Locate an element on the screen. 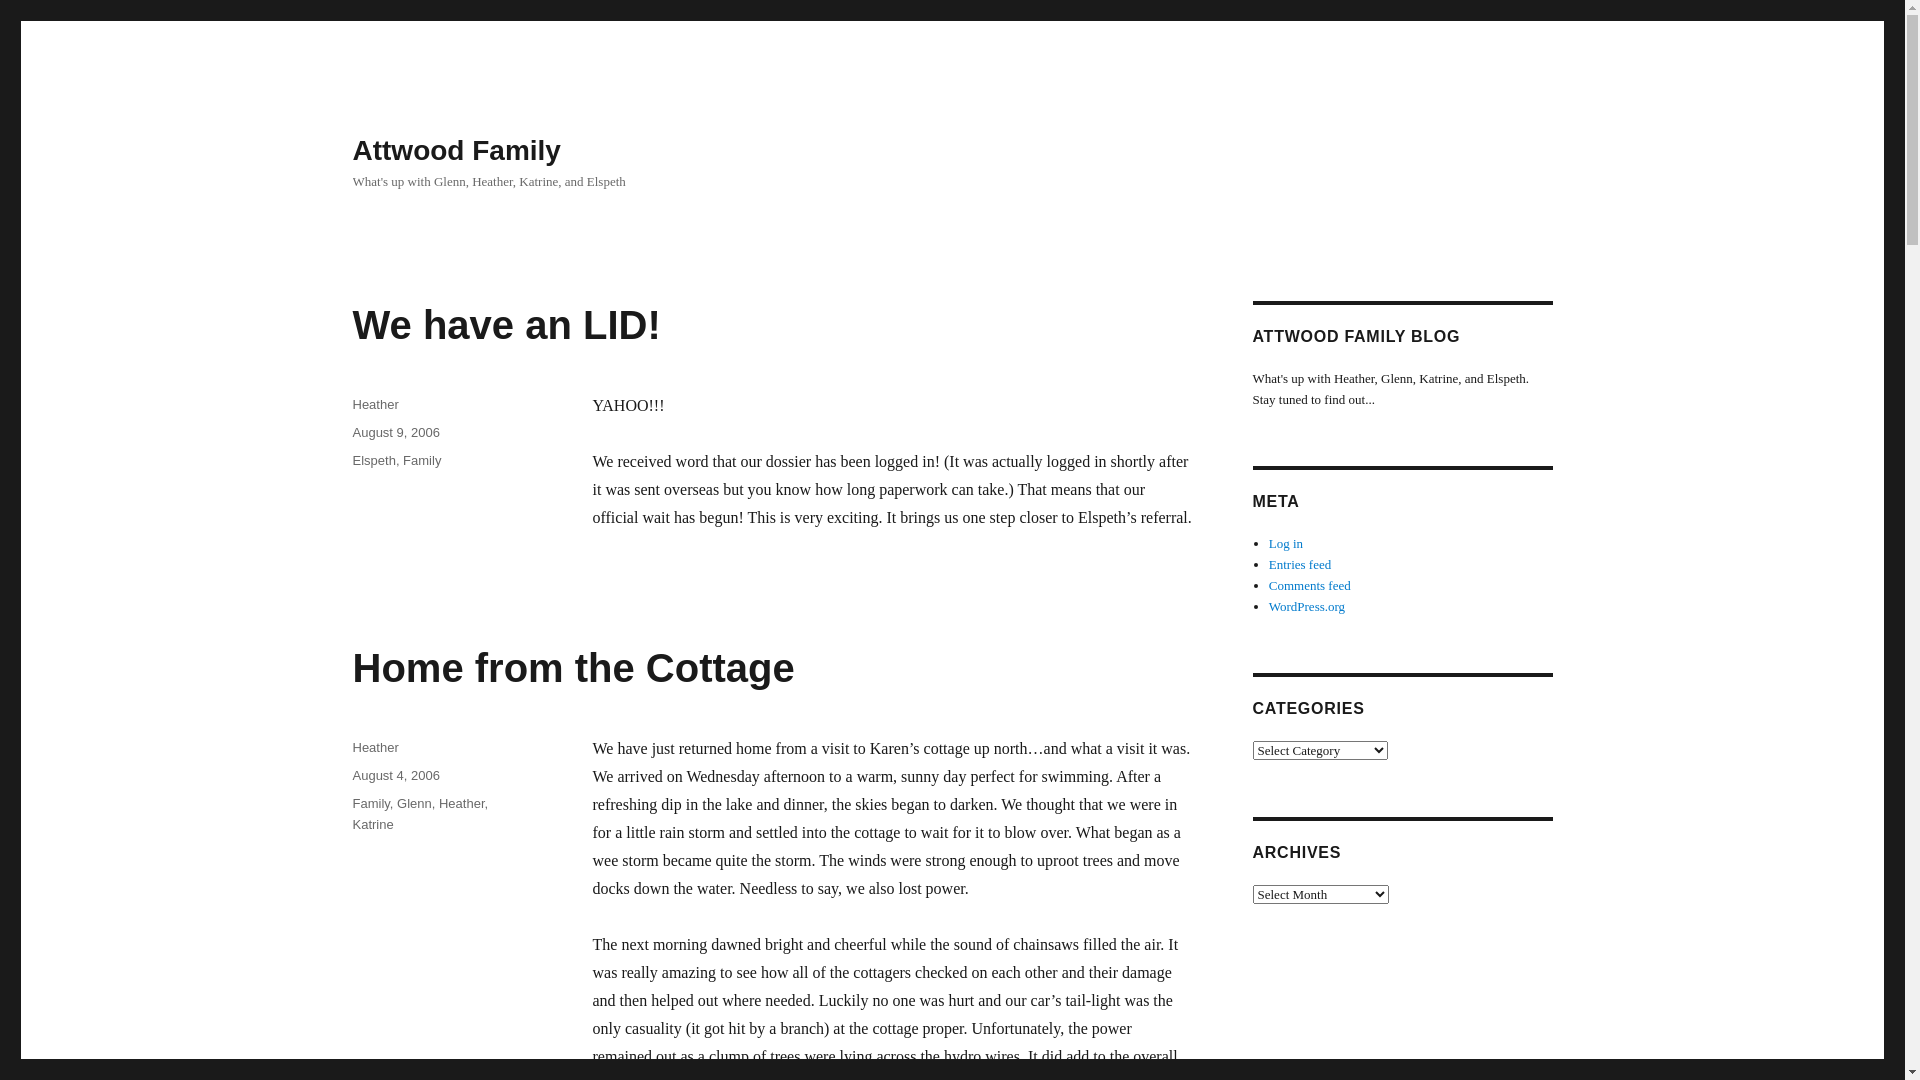 The height and width of the screenshot is (1080, 1920). 'Entries feed' is located at coordinates (1300, 564).